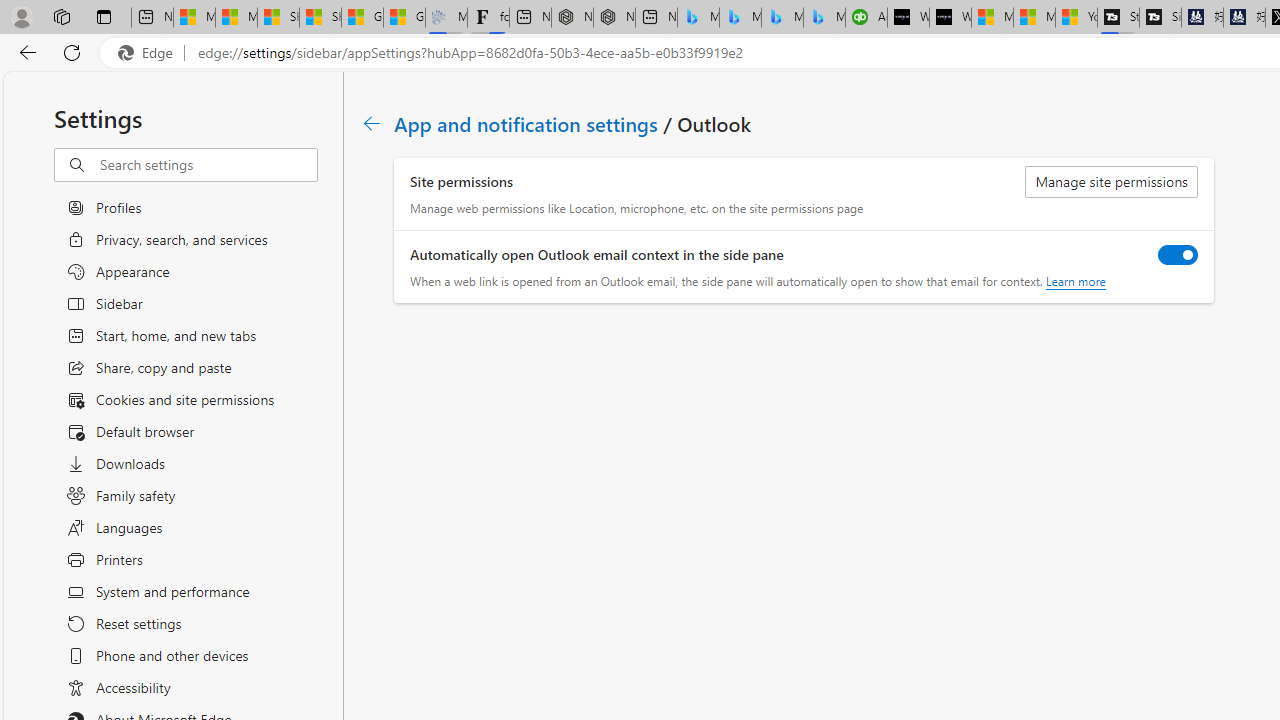 This screenshot has height=720, width=1280. What do you see at coordinates (824, 17) in the screenshot?
I see `'Microsoft Bing Travel - Shangri-La Hotel Bangkok'` at bounding box center [824, 17].